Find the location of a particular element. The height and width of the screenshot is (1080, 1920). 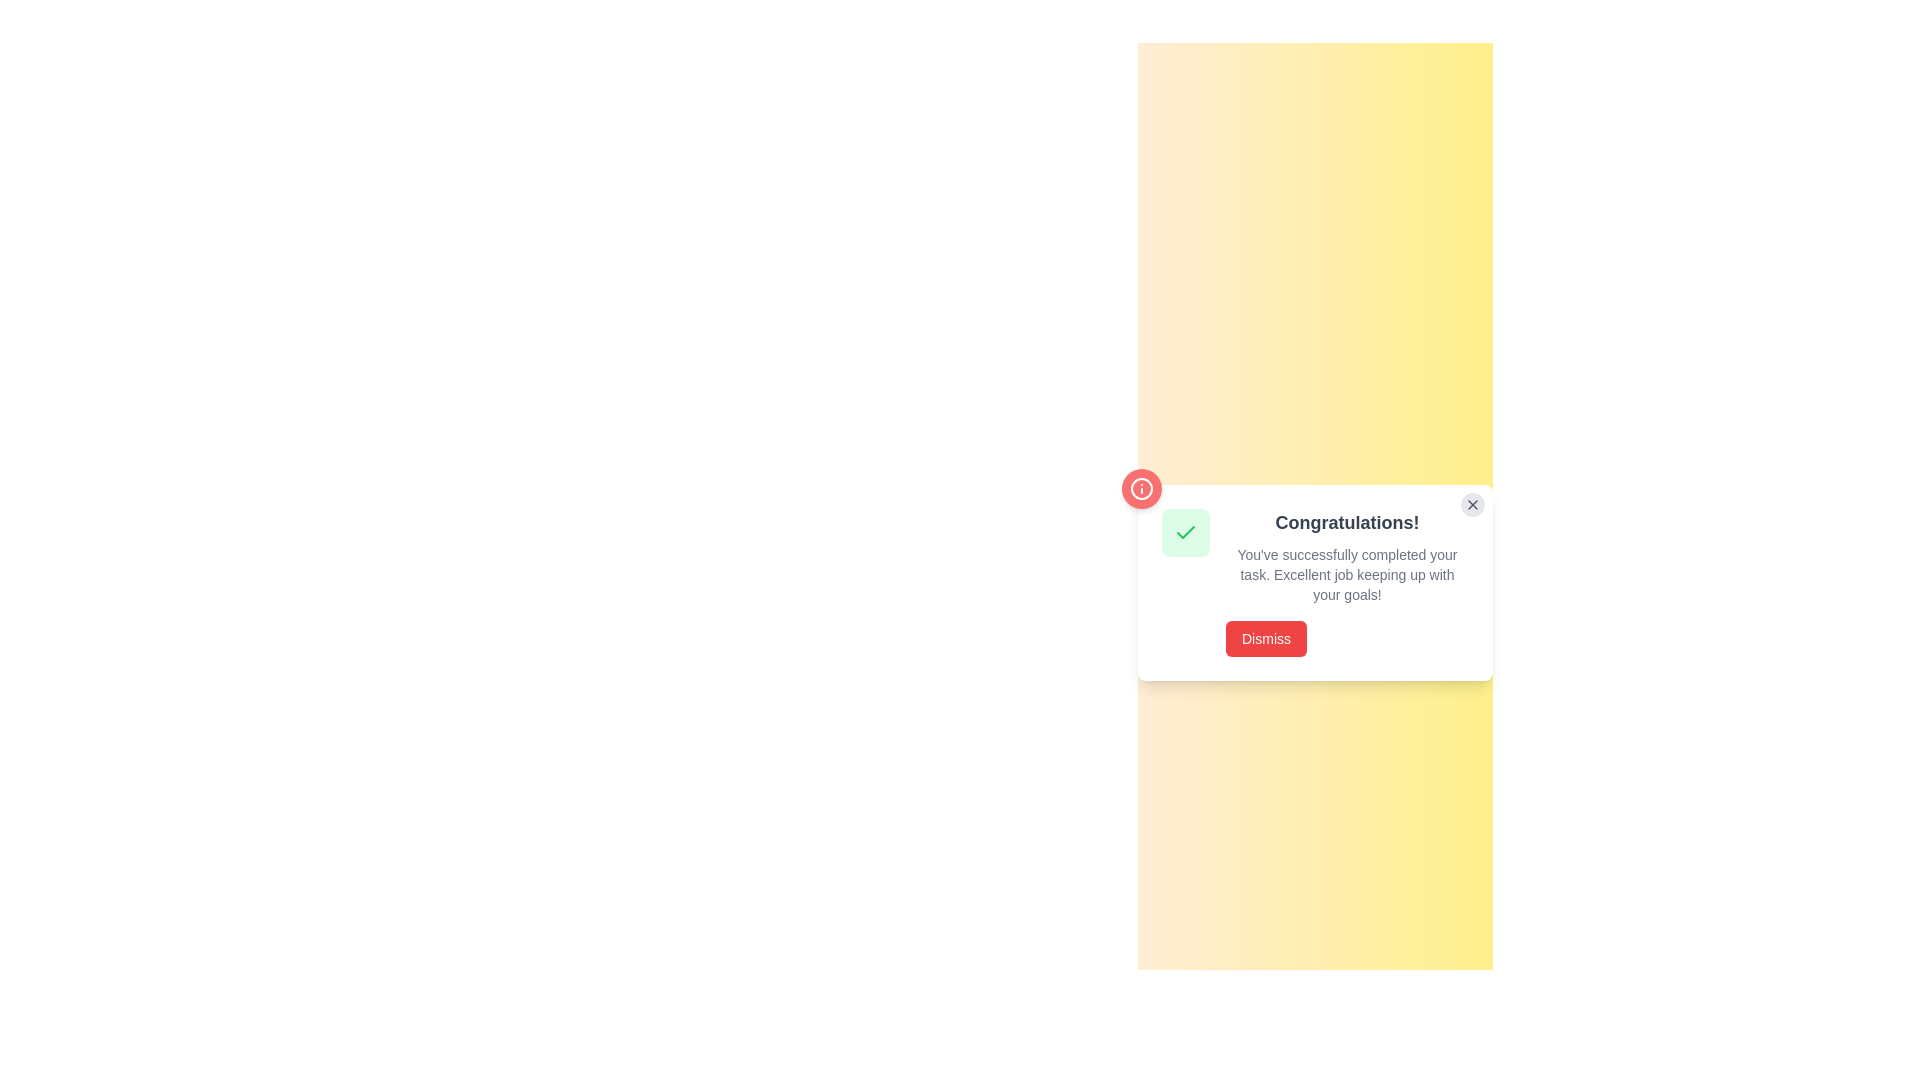

the 'X' shaped Close Icon, which is located at the top-right corner of the notification card is located at coordinates (1473, 504).